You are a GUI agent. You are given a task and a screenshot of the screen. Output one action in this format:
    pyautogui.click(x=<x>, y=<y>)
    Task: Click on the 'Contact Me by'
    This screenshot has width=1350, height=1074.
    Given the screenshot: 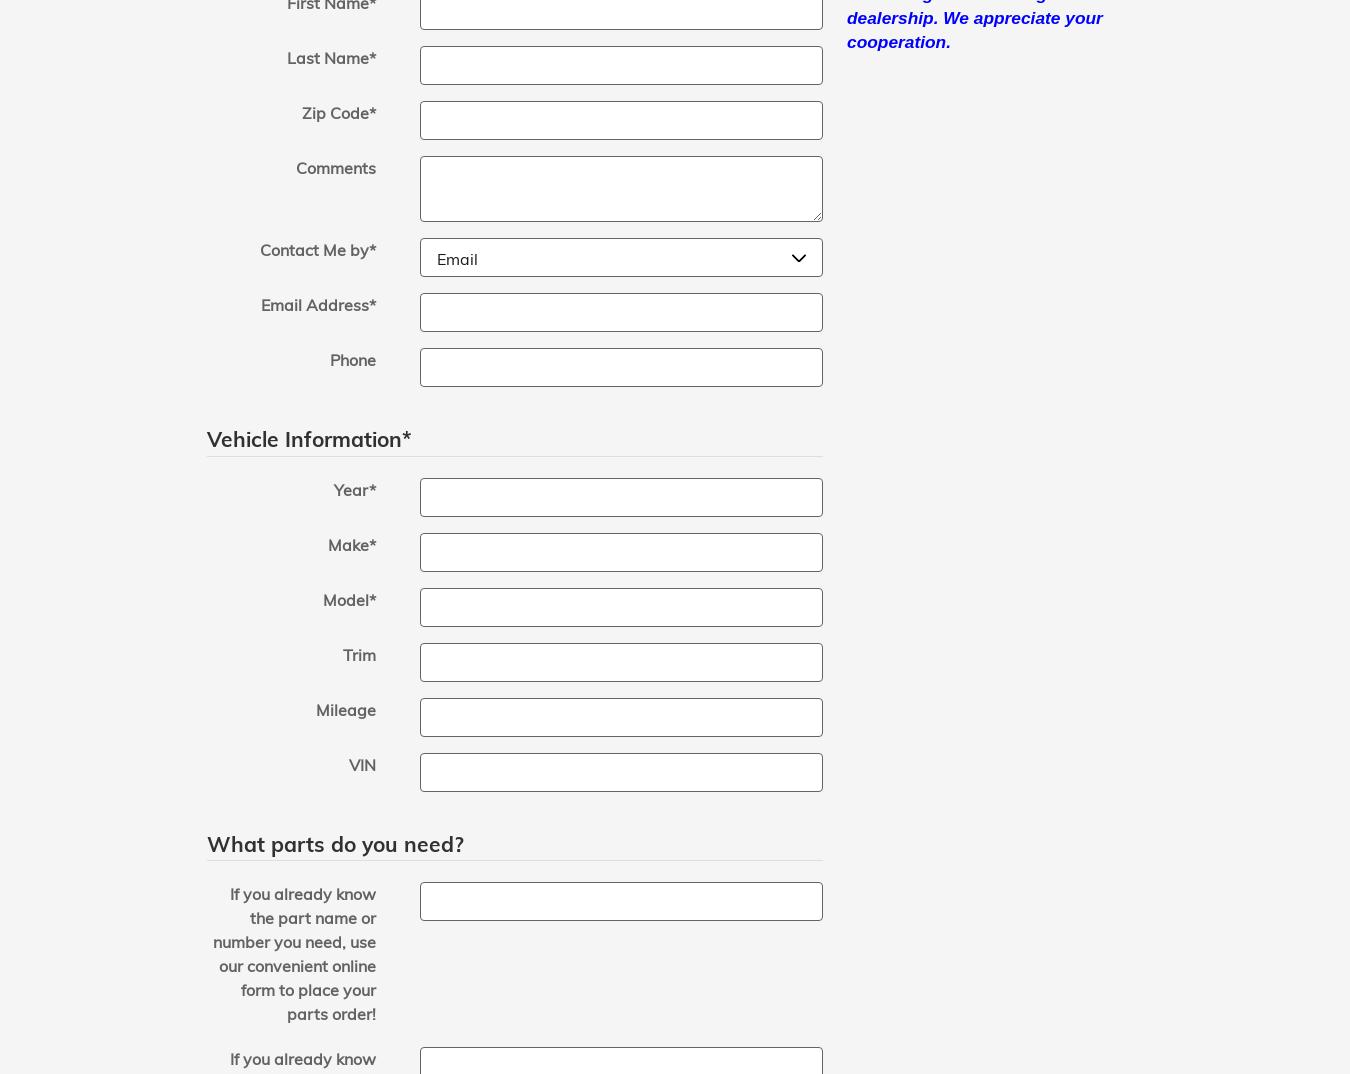 What is the action you would take?
    pyautogui.click(x=313, y=249)
    